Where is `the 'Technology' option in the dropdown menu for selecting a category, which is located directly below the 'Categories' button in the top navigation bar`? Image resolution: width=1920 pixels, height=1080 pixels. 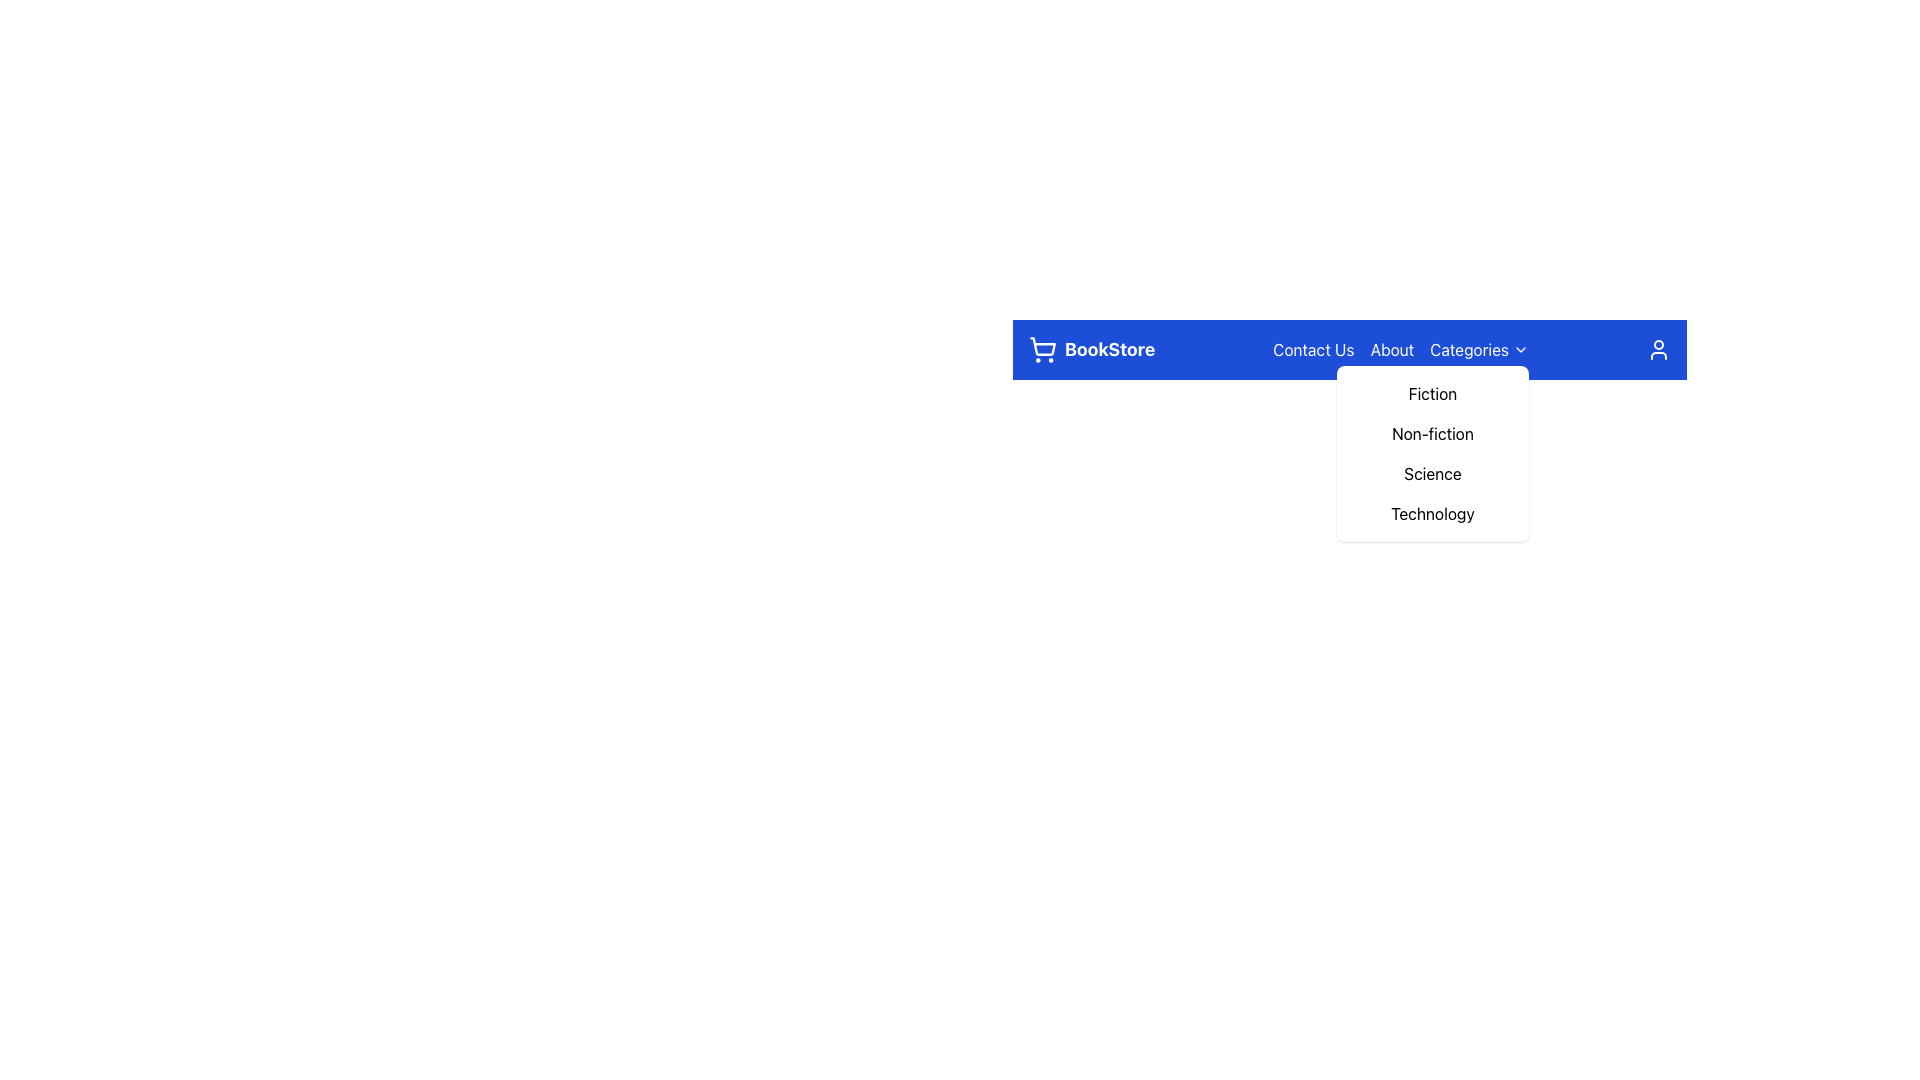
the 'Technology' option in the dropdown menu for selecting a category, which is located directly below the 'Categories' button in the top navigation bar is located at coordinates (1349, 507).